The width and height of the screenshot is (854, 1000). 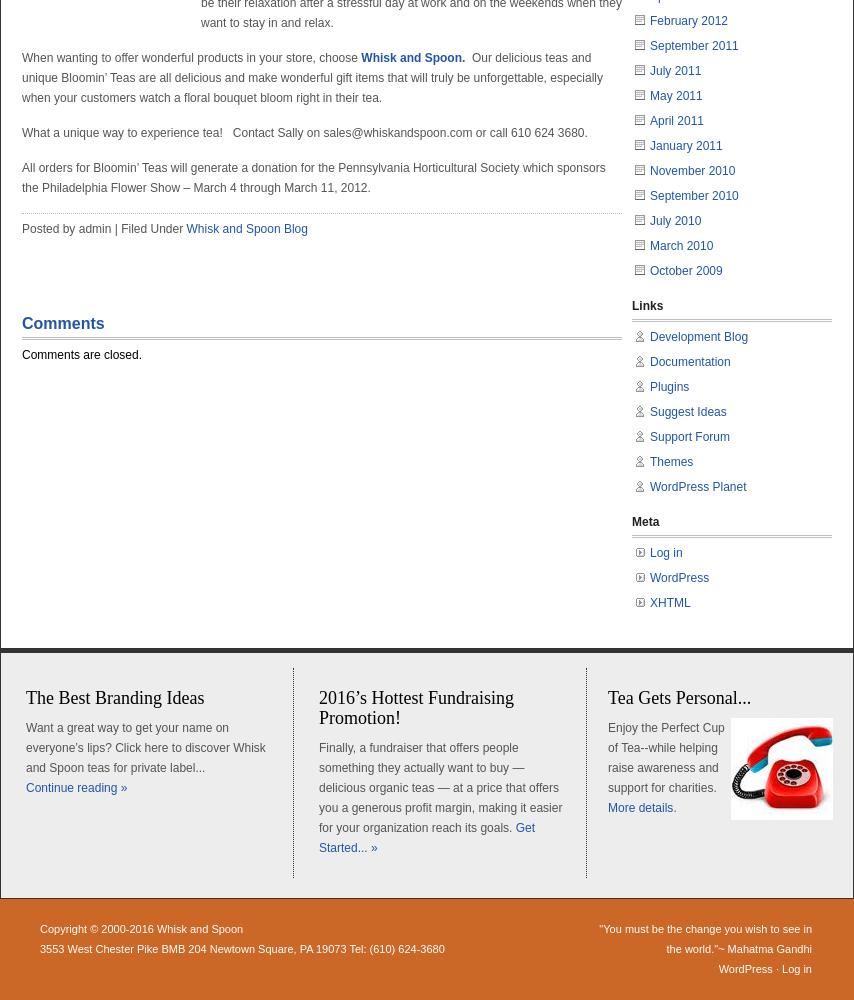 I want to click on 'Our delicious teas and unique Bloomin’ Teas are all delicious and make wonderful gift items that will truly be unforgettable, especially when your customers watch a floral bouquet bloom right in their tea.', so click(x=310, y=77).